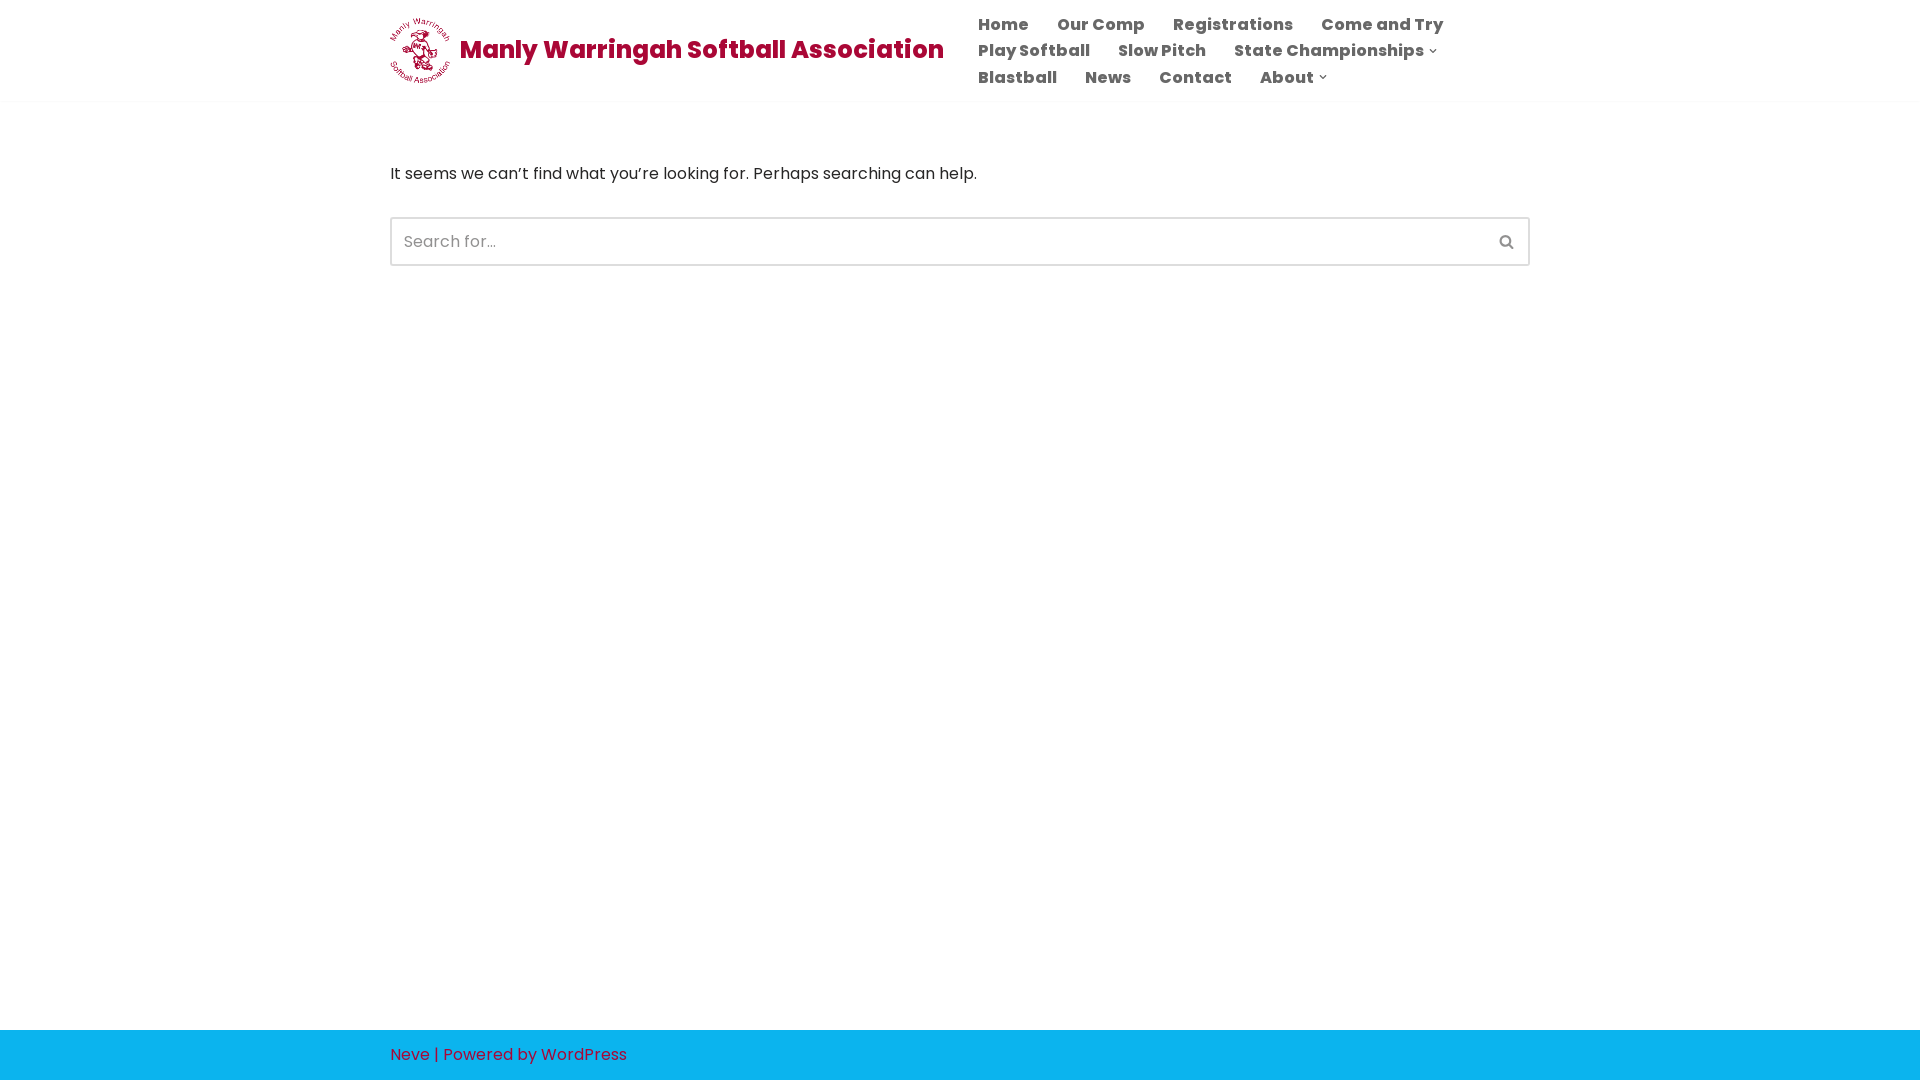 The width and height of the screenshot is (1920, 1080). Describe the element at coordinates (14, 42) in the screenshot. I see `'Skip to content'` at that location.